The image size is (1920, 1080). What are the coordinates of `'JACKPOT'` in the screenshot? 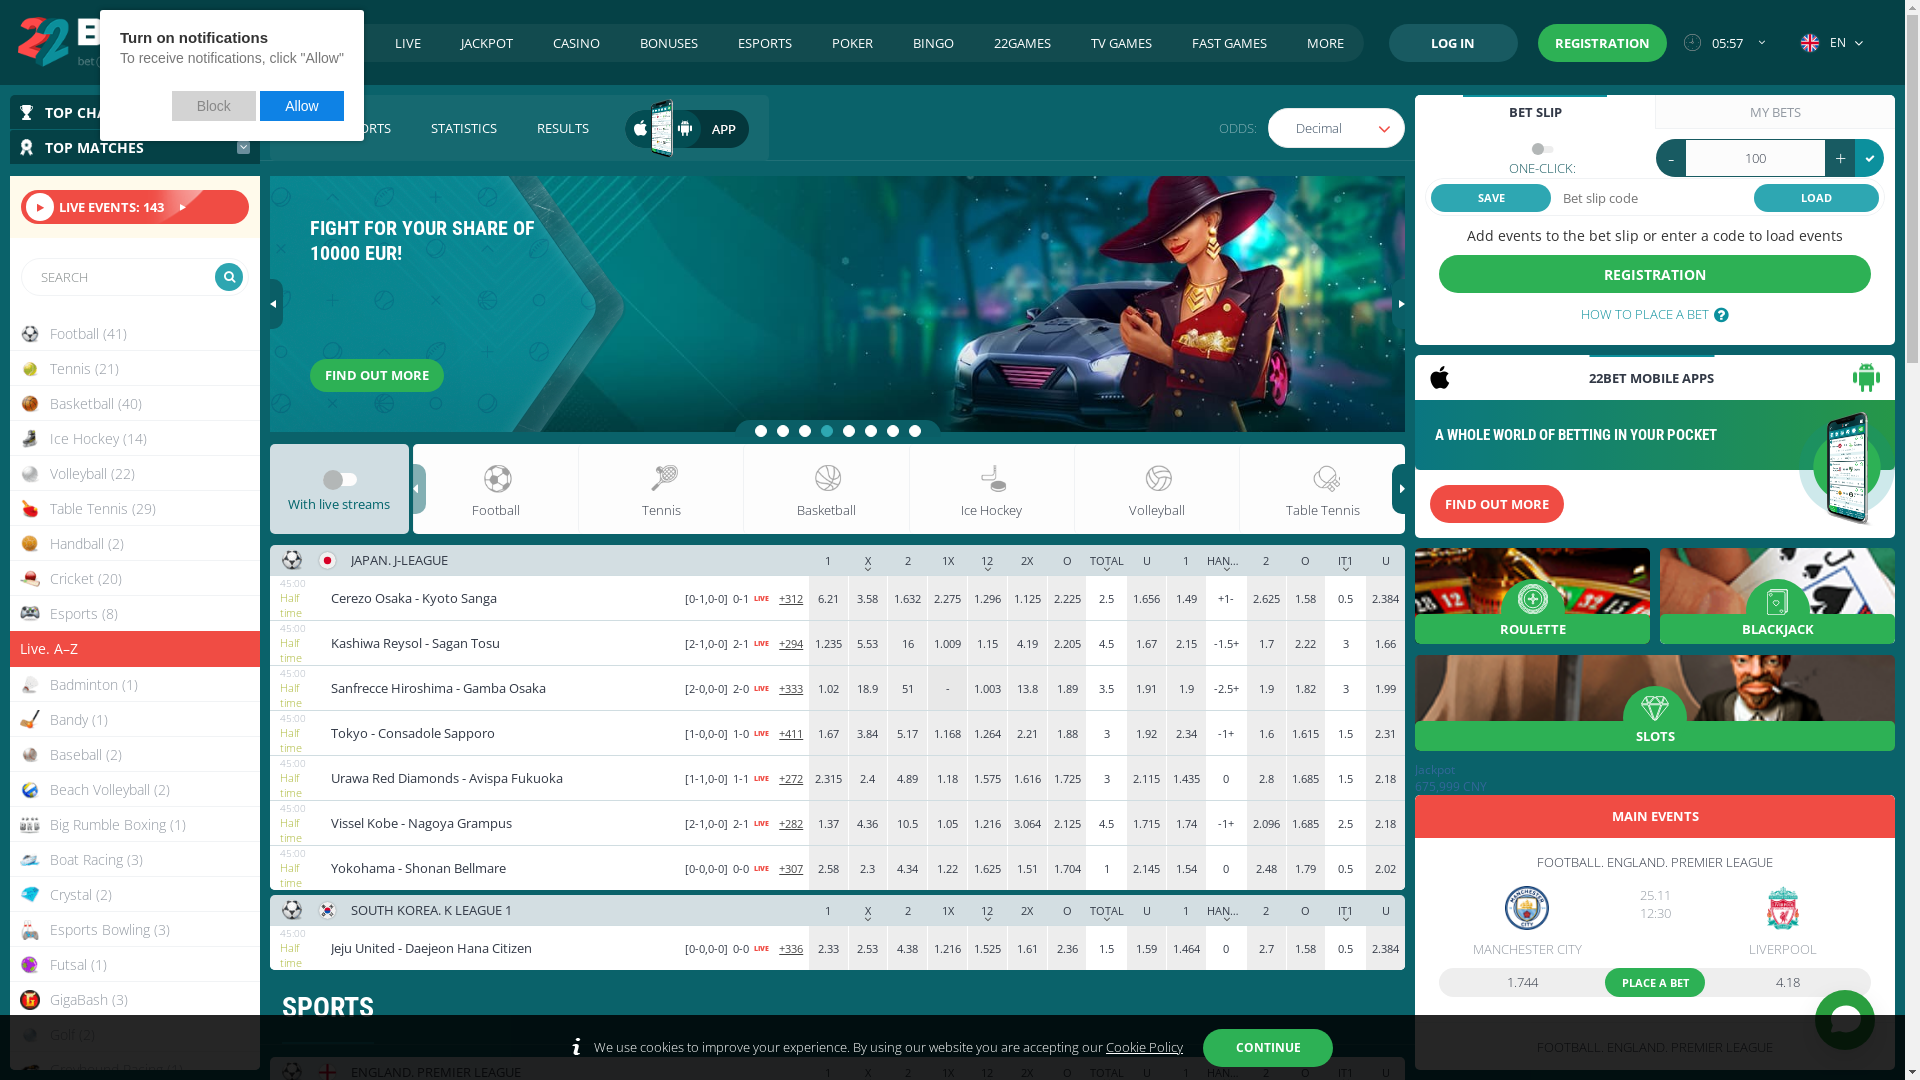 It's located at (486, 42).